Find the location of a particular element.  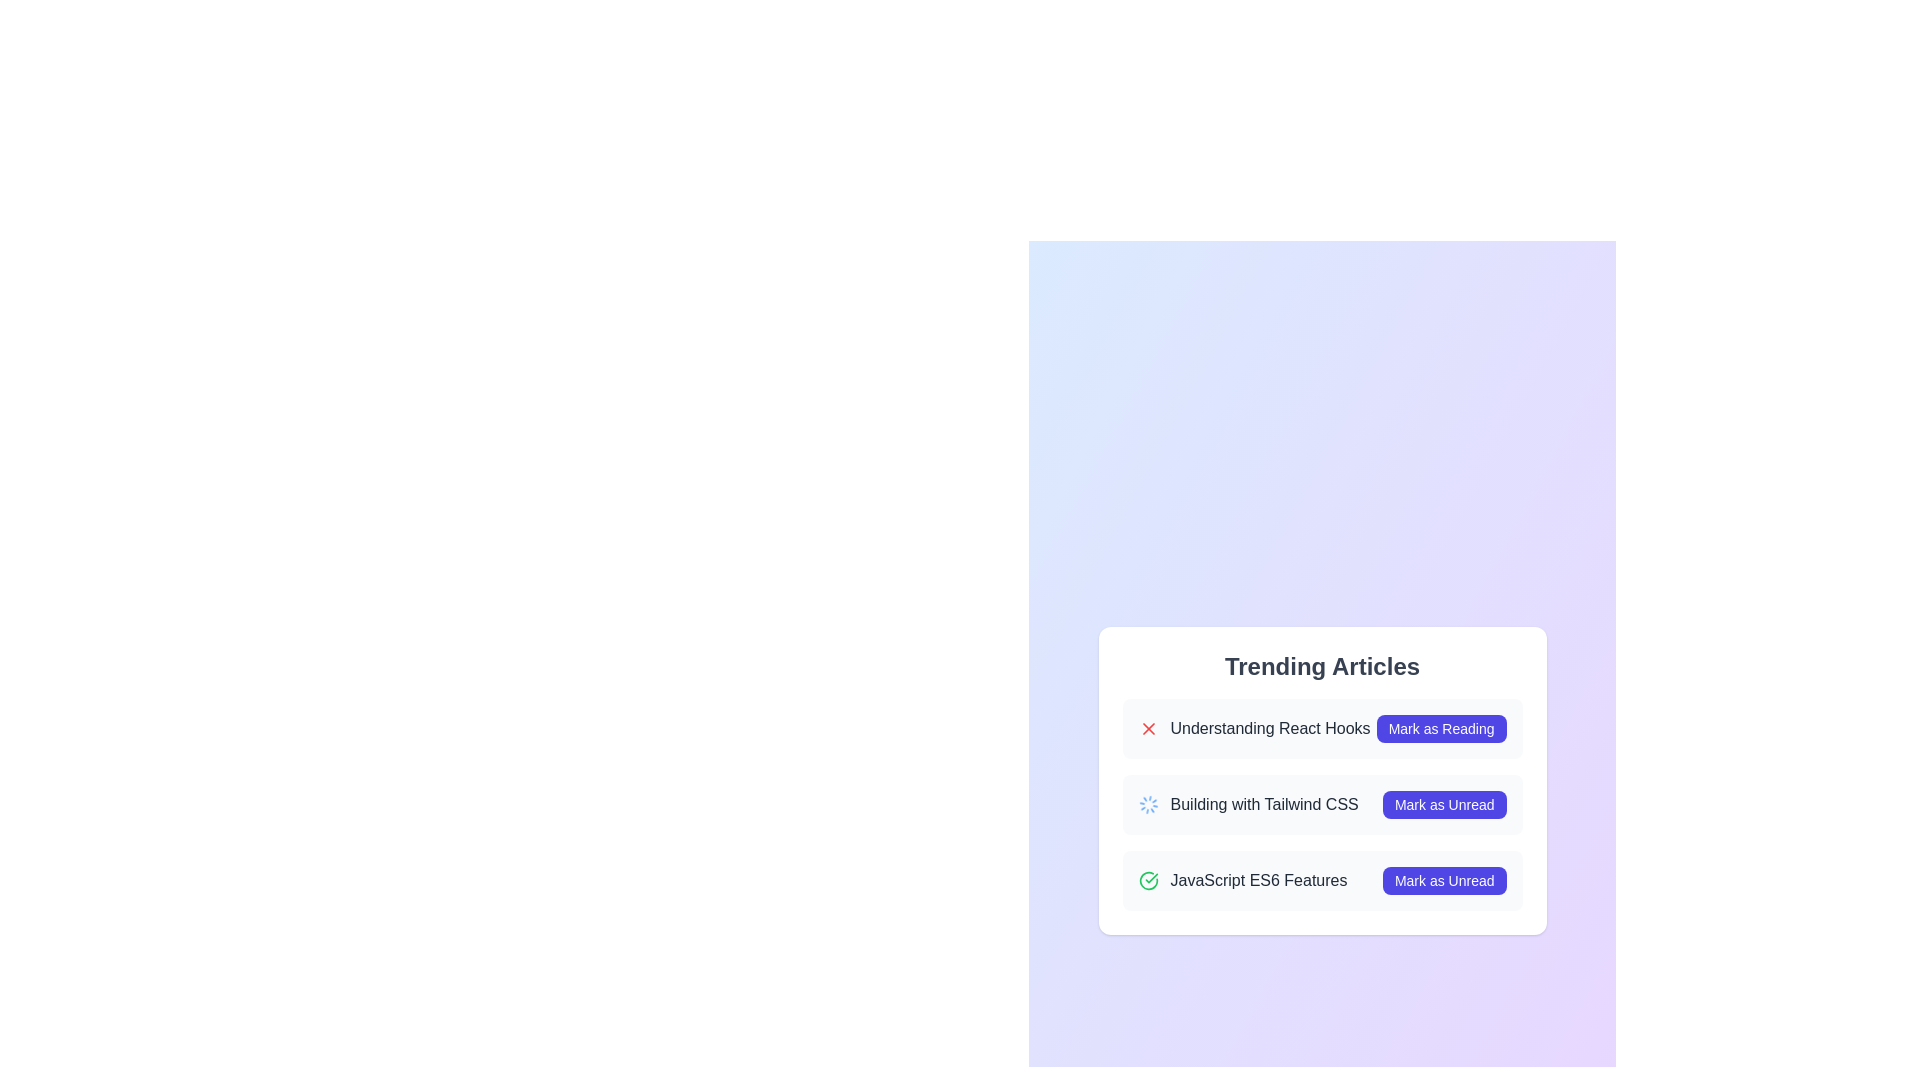

the label with the title 'JavaScript ES6 Features' that is the third item in the 'Trending Articles' list, which is indicated by a green check mark is located at coordinates (1242, 879).